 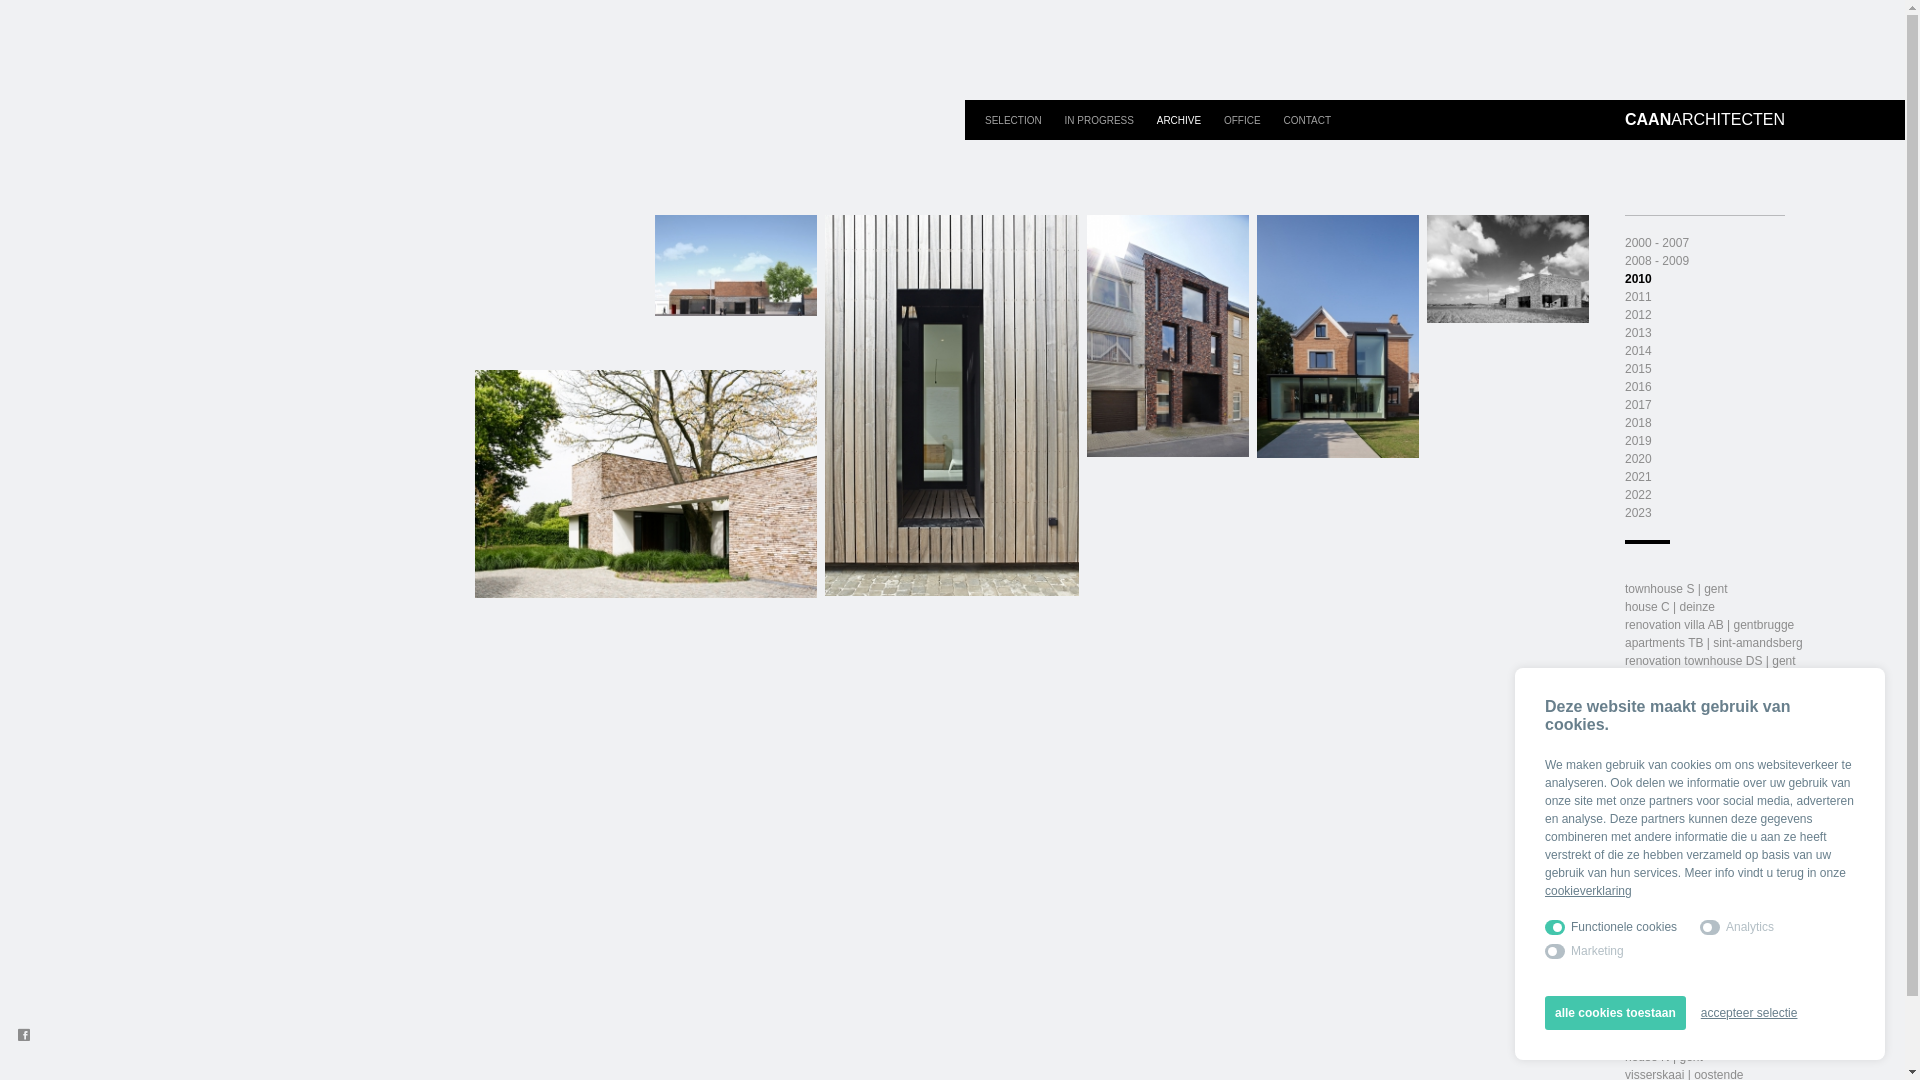 What do you see at coordinates (1241, 120) in the screenshot?
I see `'OFFICE'` at bounding box center [1241, 120].